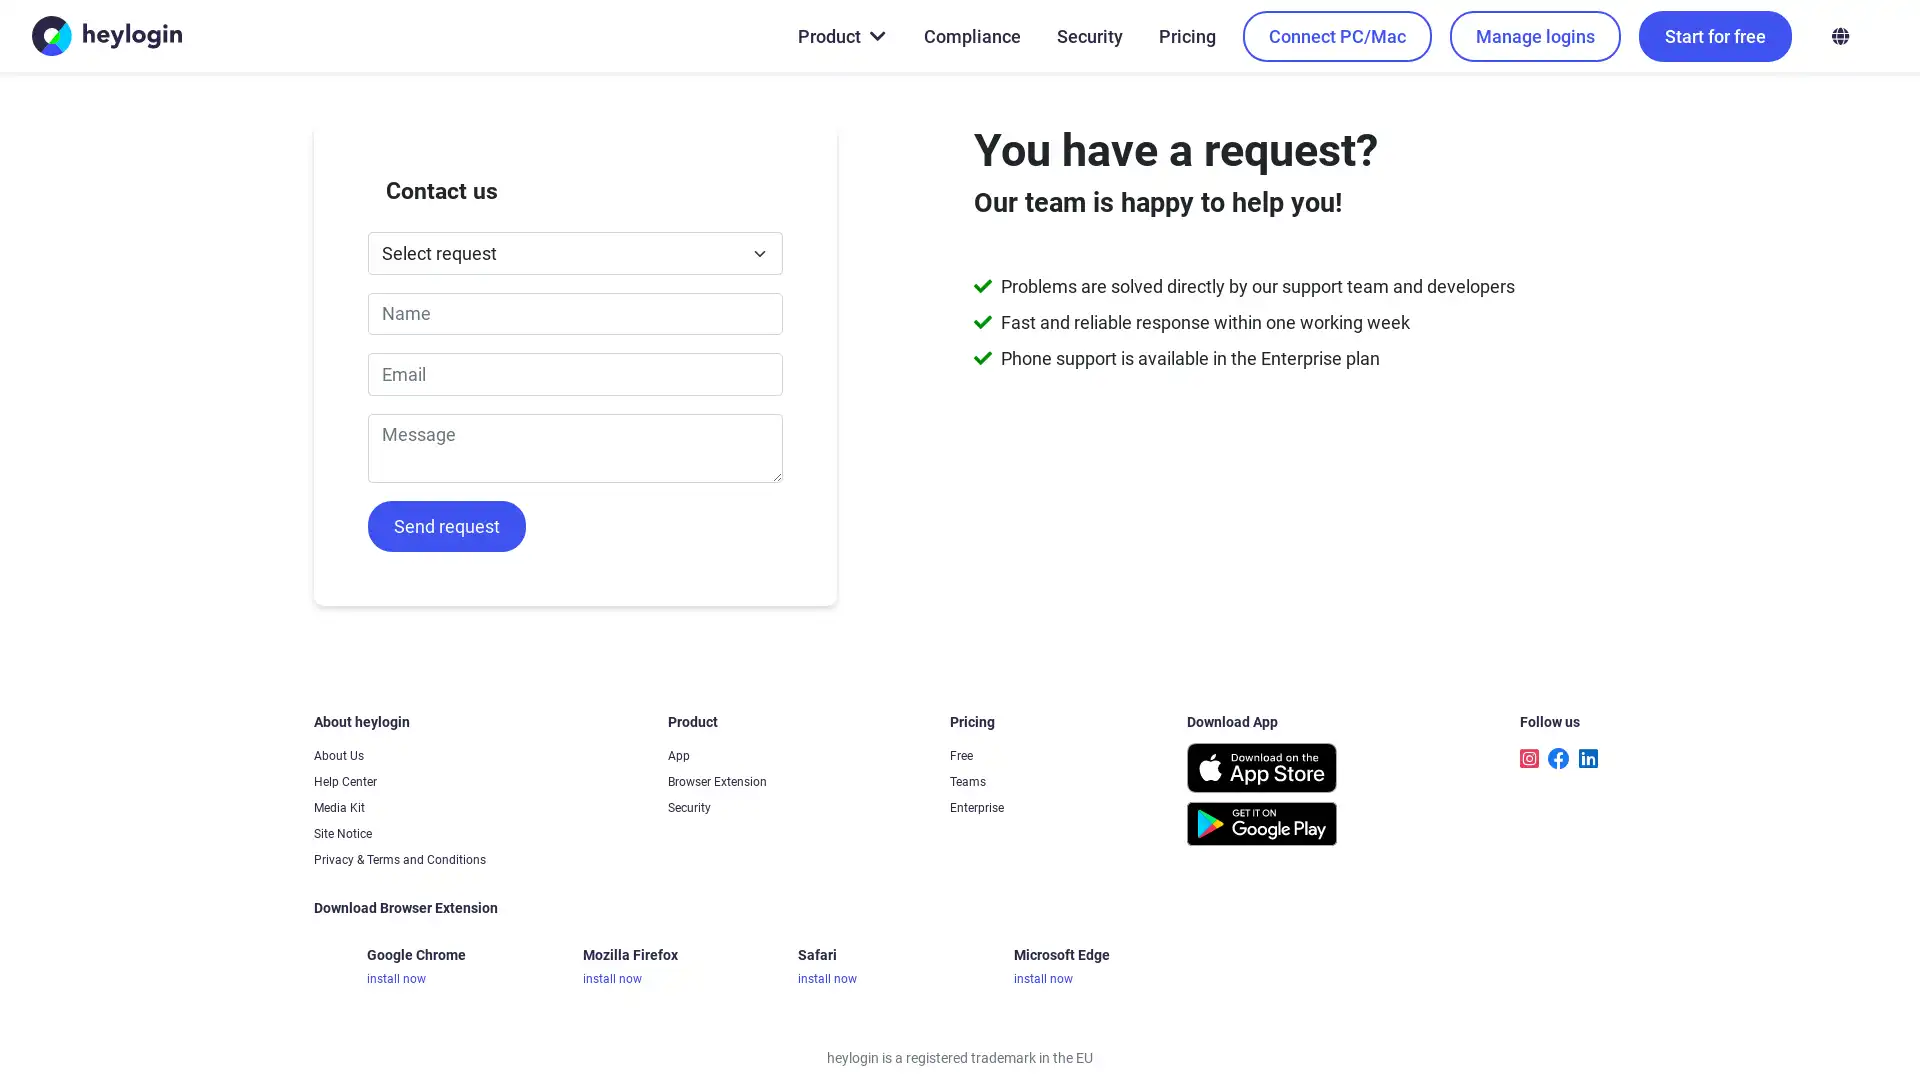 This screenshot has height=1080, width=1920. Describe the element at coordinates (1839, 35) in the screenshot. I see `Language Switcher` at that location.